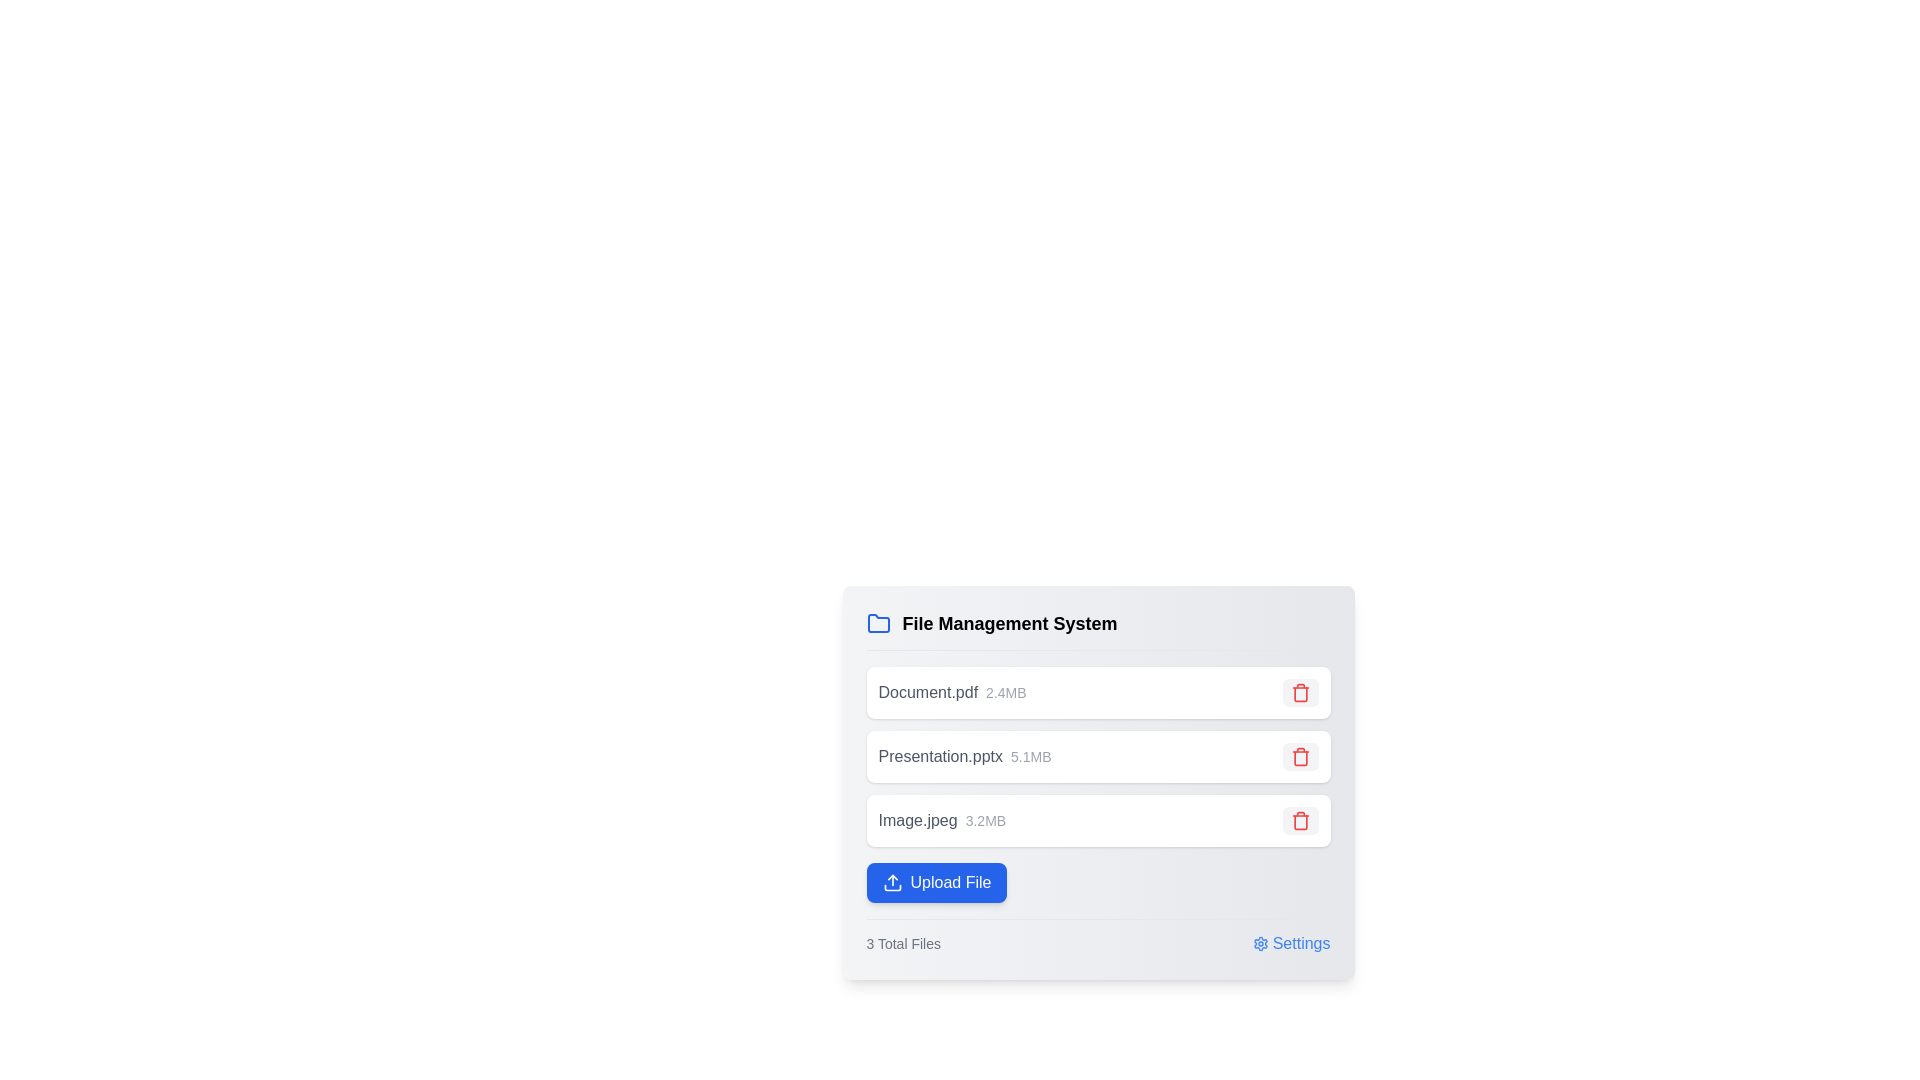 The image size is (1920, 1080). I want to click on the blue upload button located at the bottom of the file list to initiate the file upload process, so click(935, 882).